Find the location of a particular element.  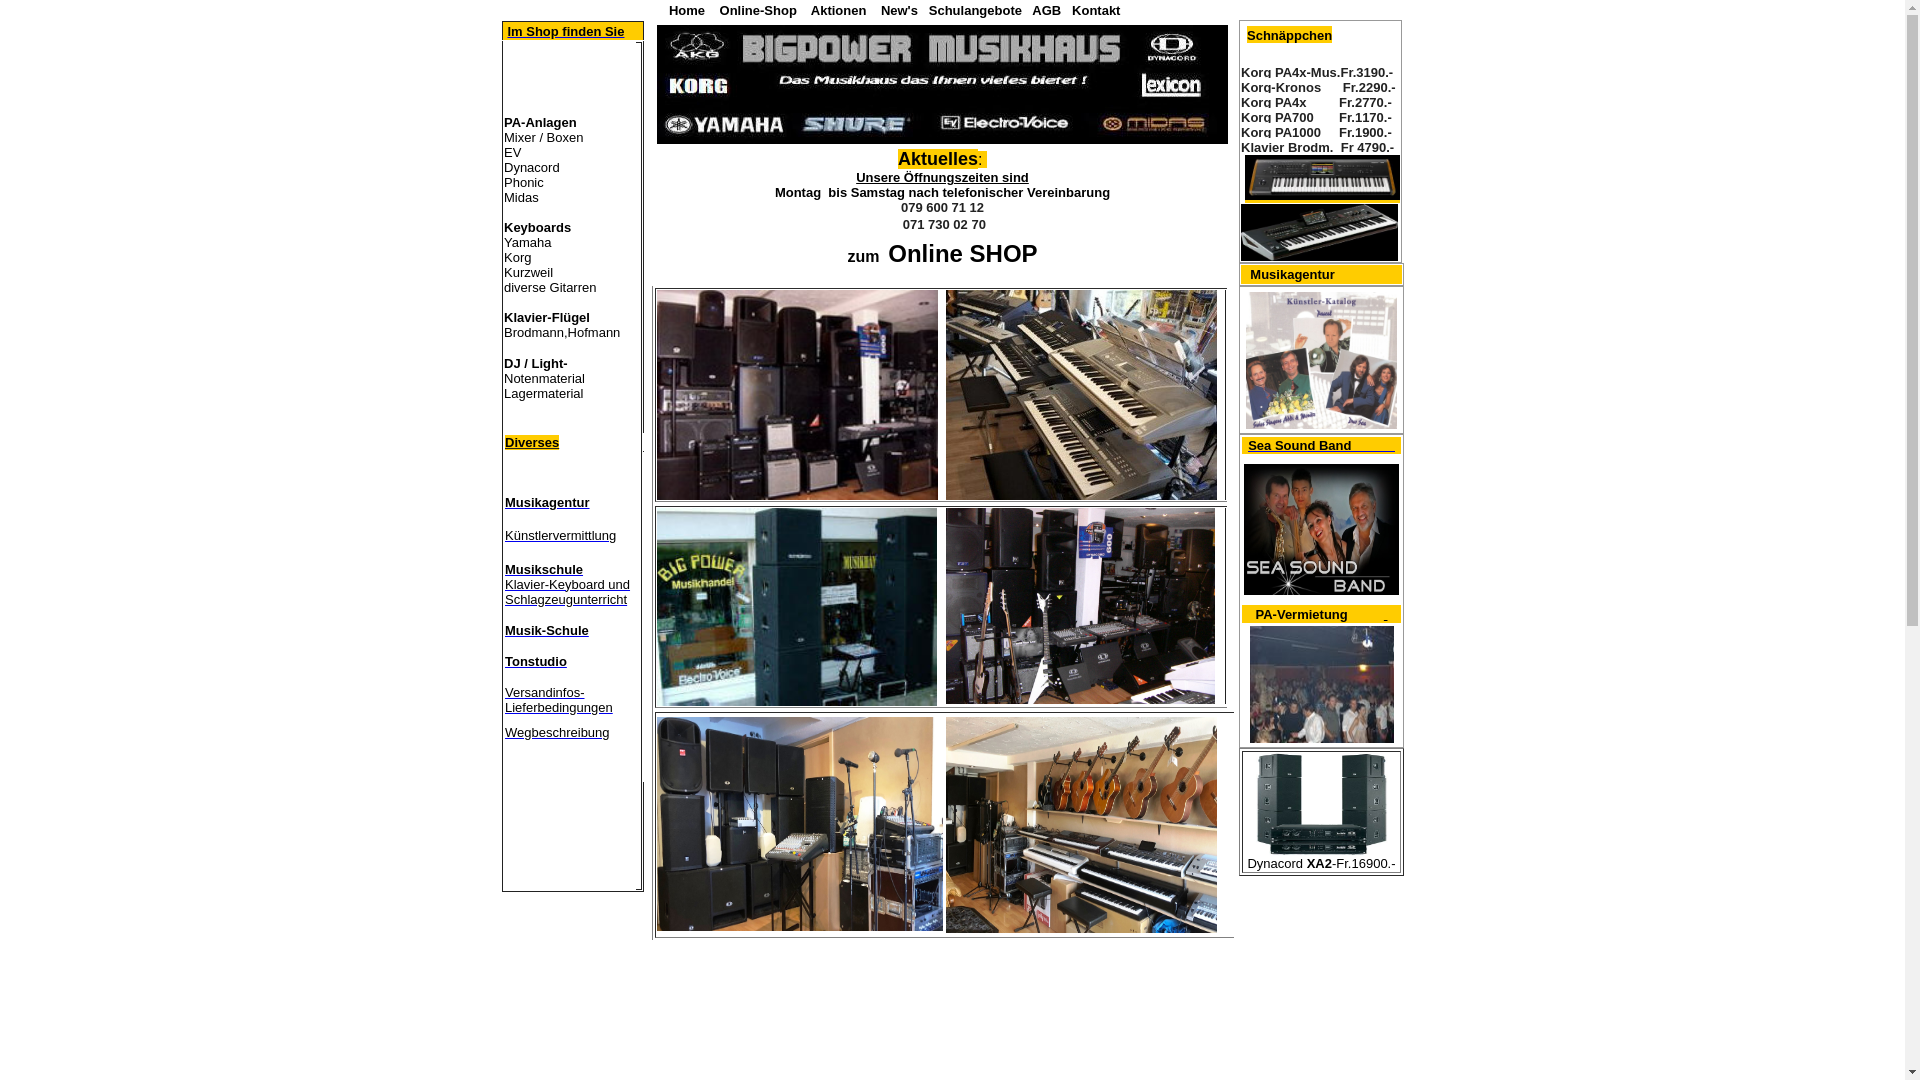

'Versandinfos-Lieferbedingungen' is located at coordinates (504, 697).